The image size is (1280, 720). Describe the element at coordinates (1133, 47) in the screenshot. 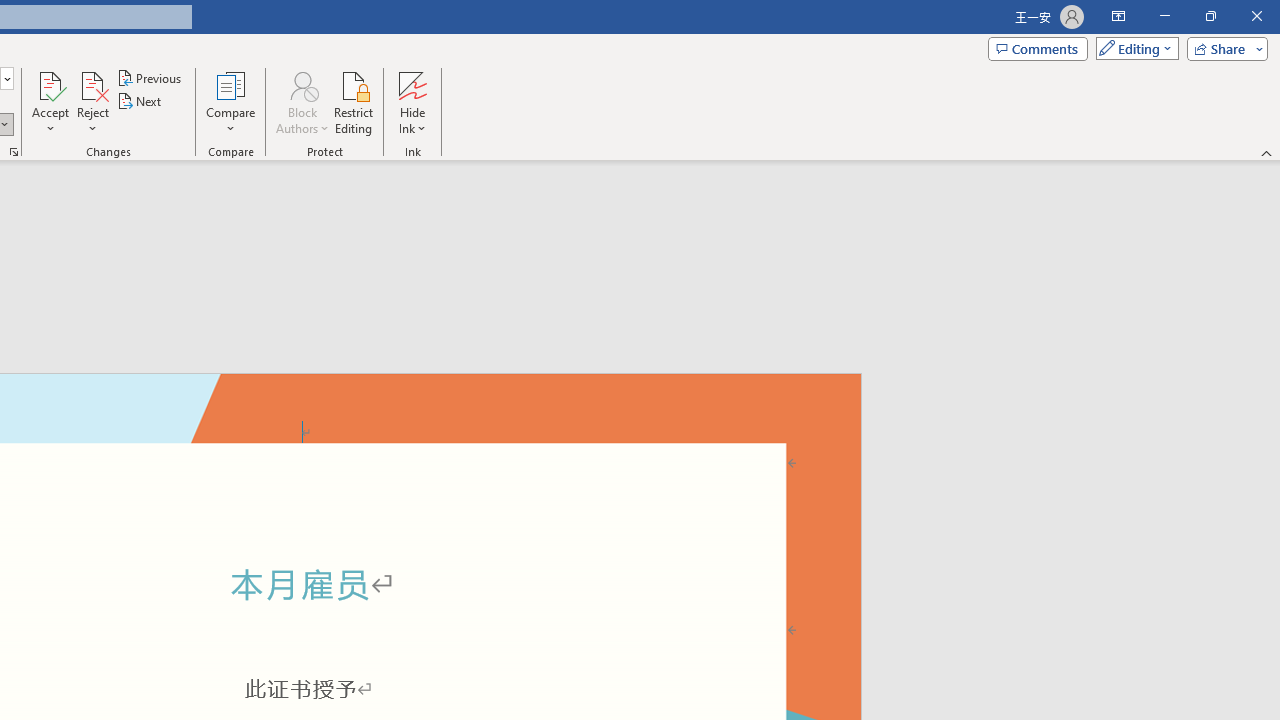

I see `'Mode'` at that location.